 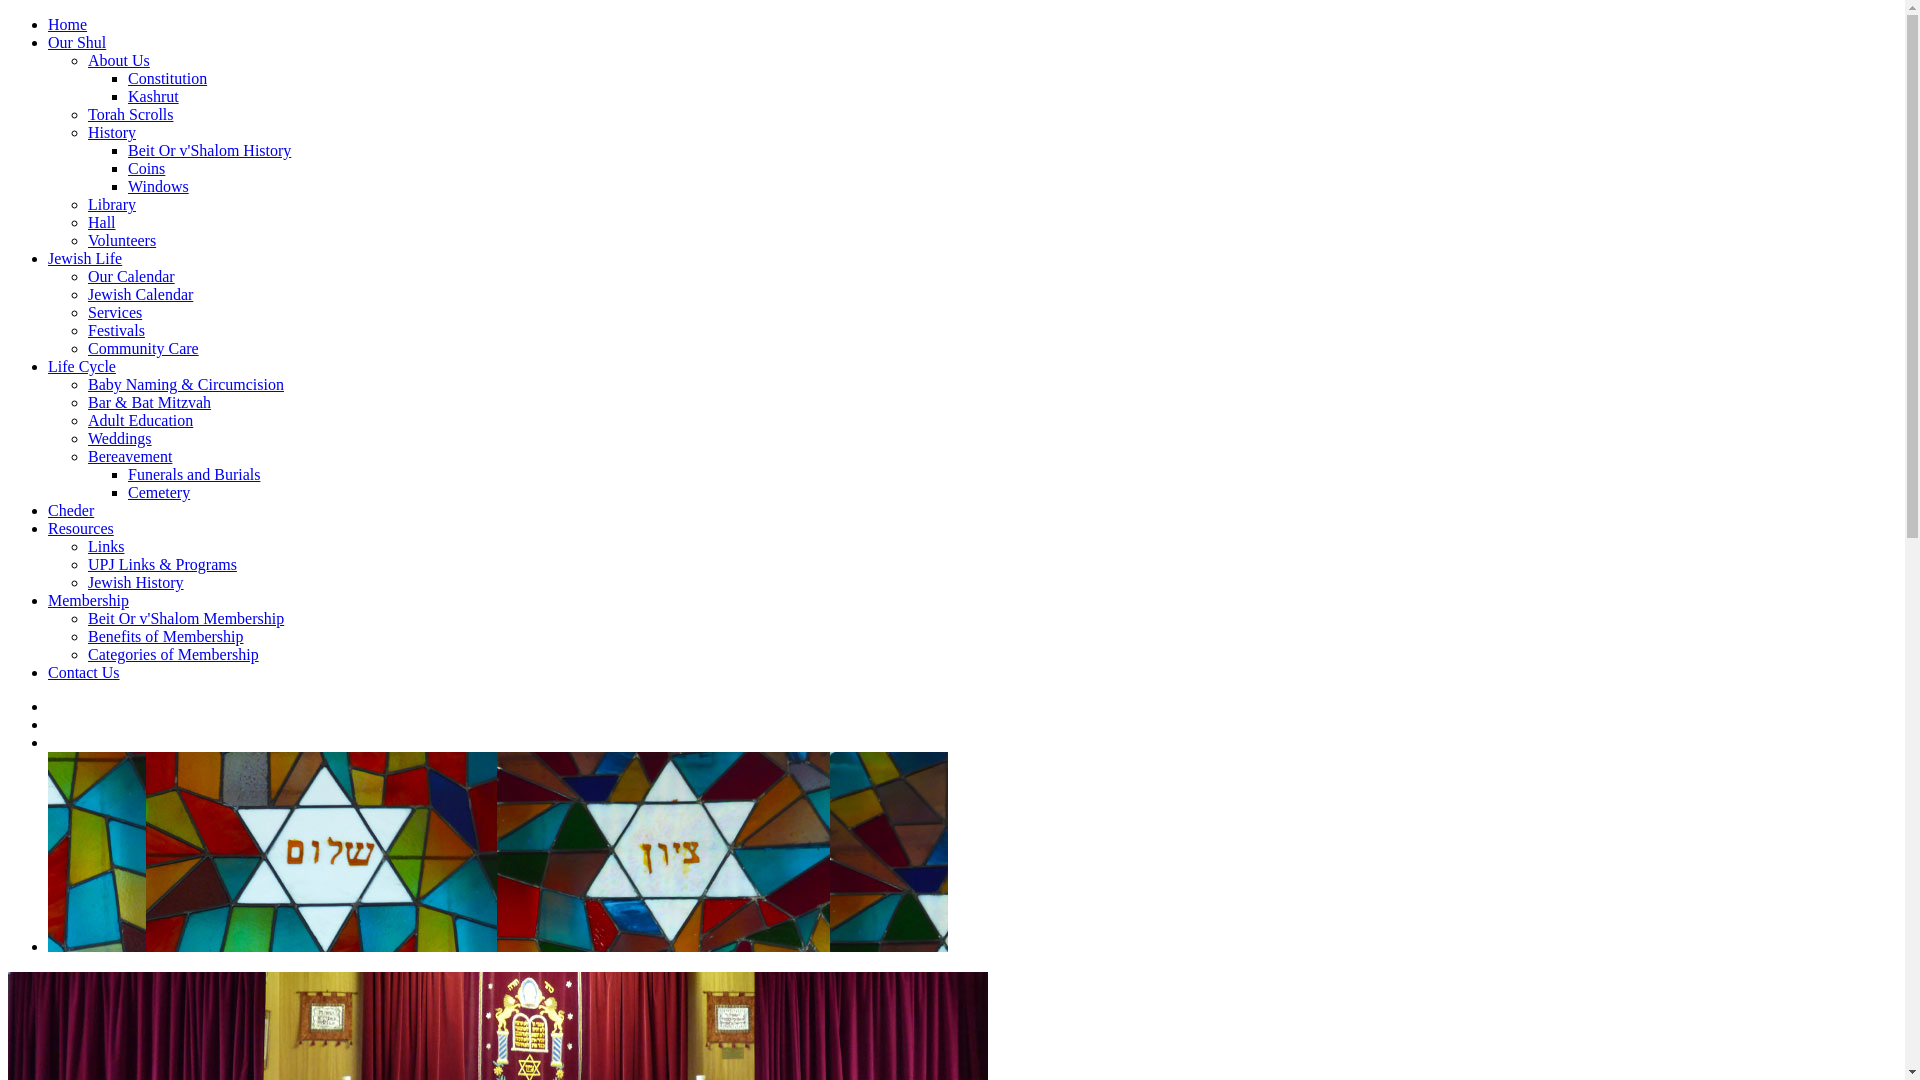 I want to click on 'Library', so click(x=110, y=204).